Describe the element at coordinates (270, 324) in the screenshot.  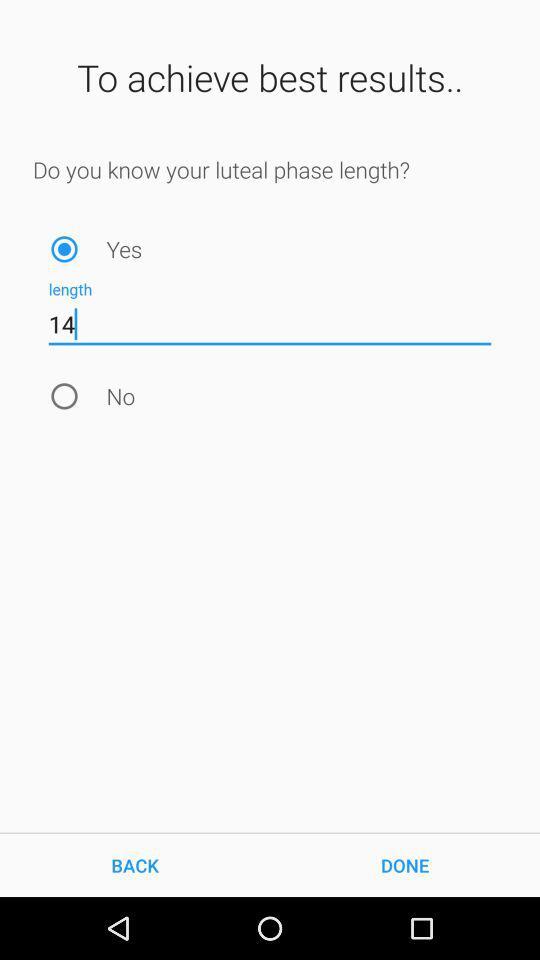
I see `the 14 item` at that location.